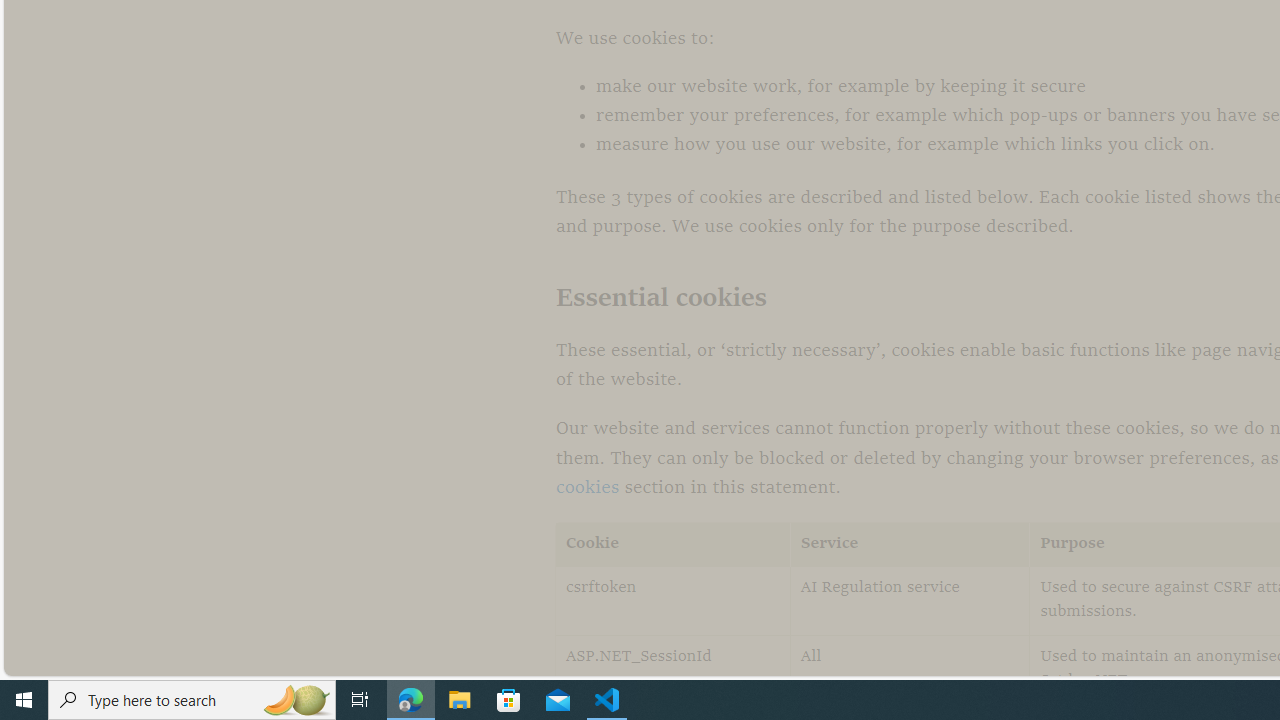 This screenshot has height=720, width=1280. I want to click on 'Microsoft Edge - 1 running window', so click(410, 698).